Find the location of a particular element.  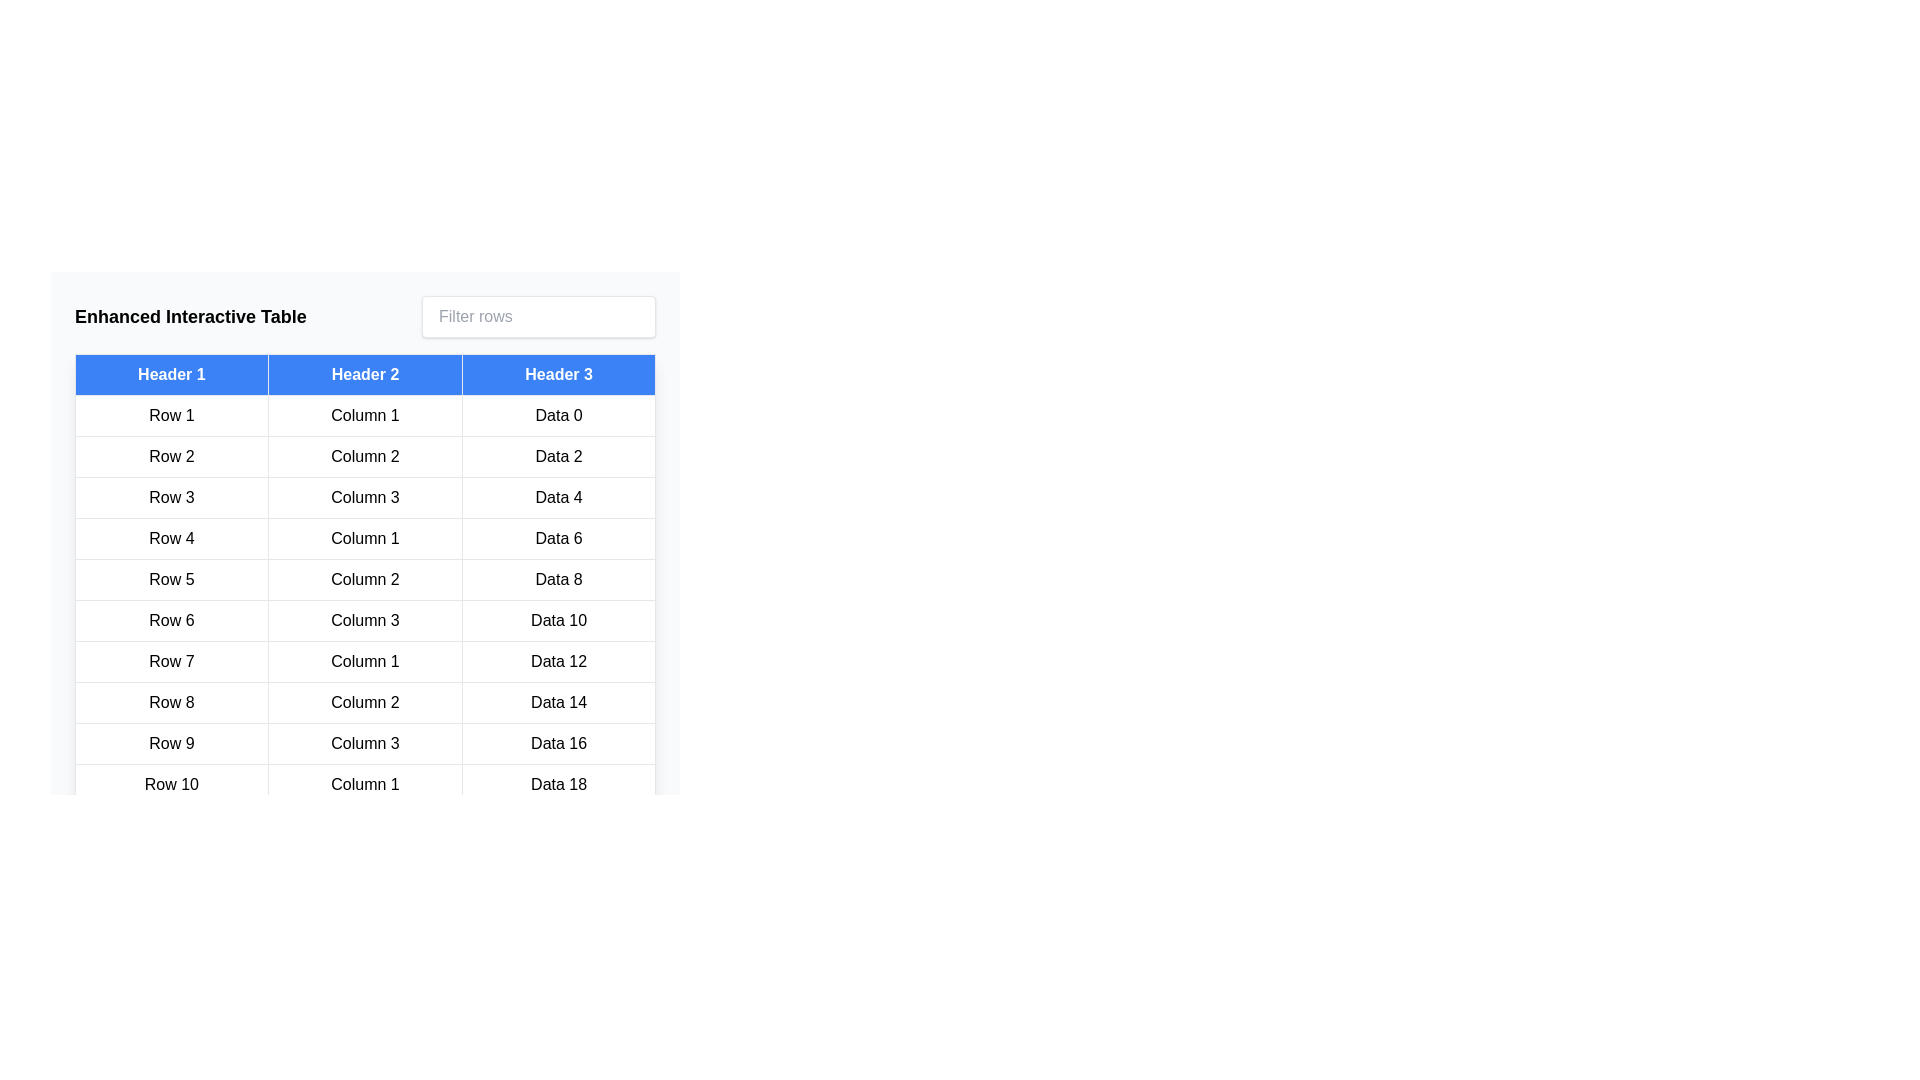

the header Header 1 to interact with the table column is located at coordinates (171, 374).